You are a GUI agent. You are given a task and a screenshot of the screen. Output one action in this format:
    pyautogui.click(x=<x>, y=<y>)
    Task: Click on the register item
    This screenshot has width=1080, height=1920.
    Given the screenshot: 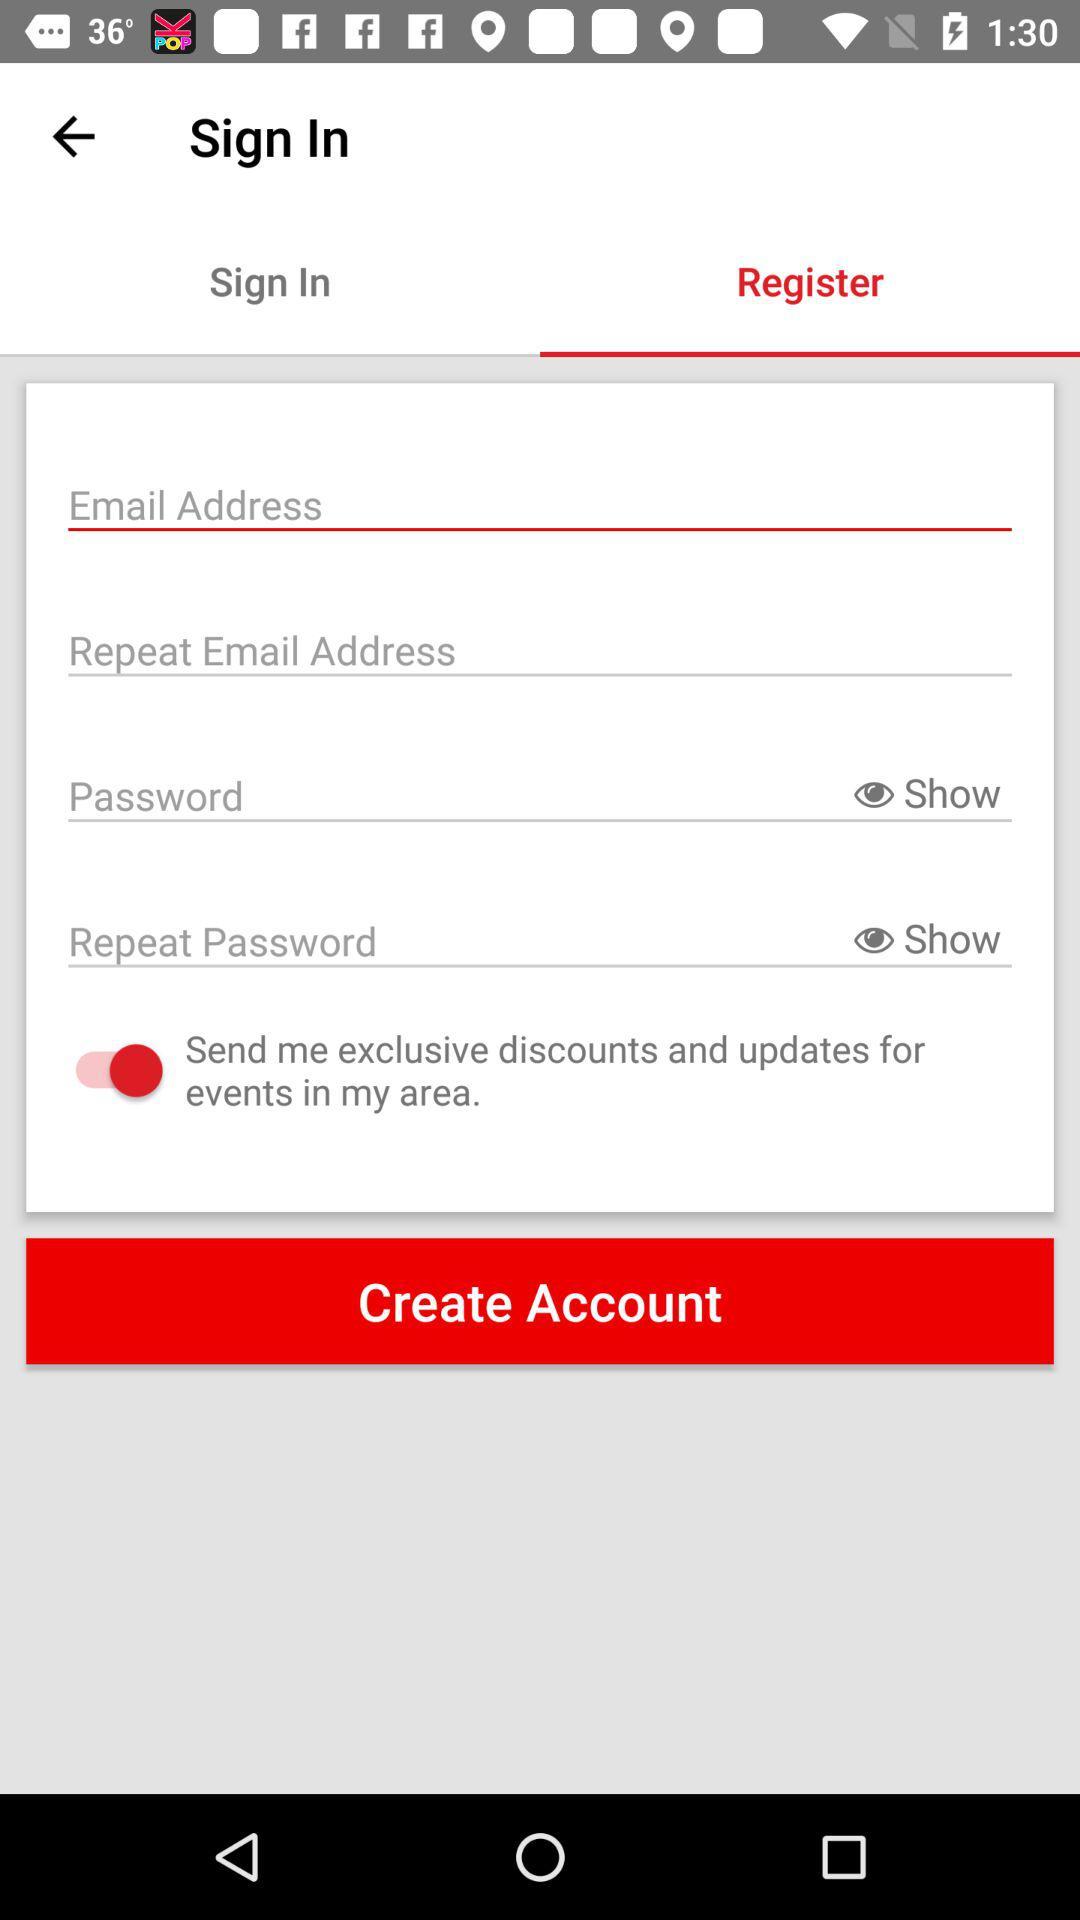 What is the action you would take?
    pyautogui.click(x=810, y=279)
    